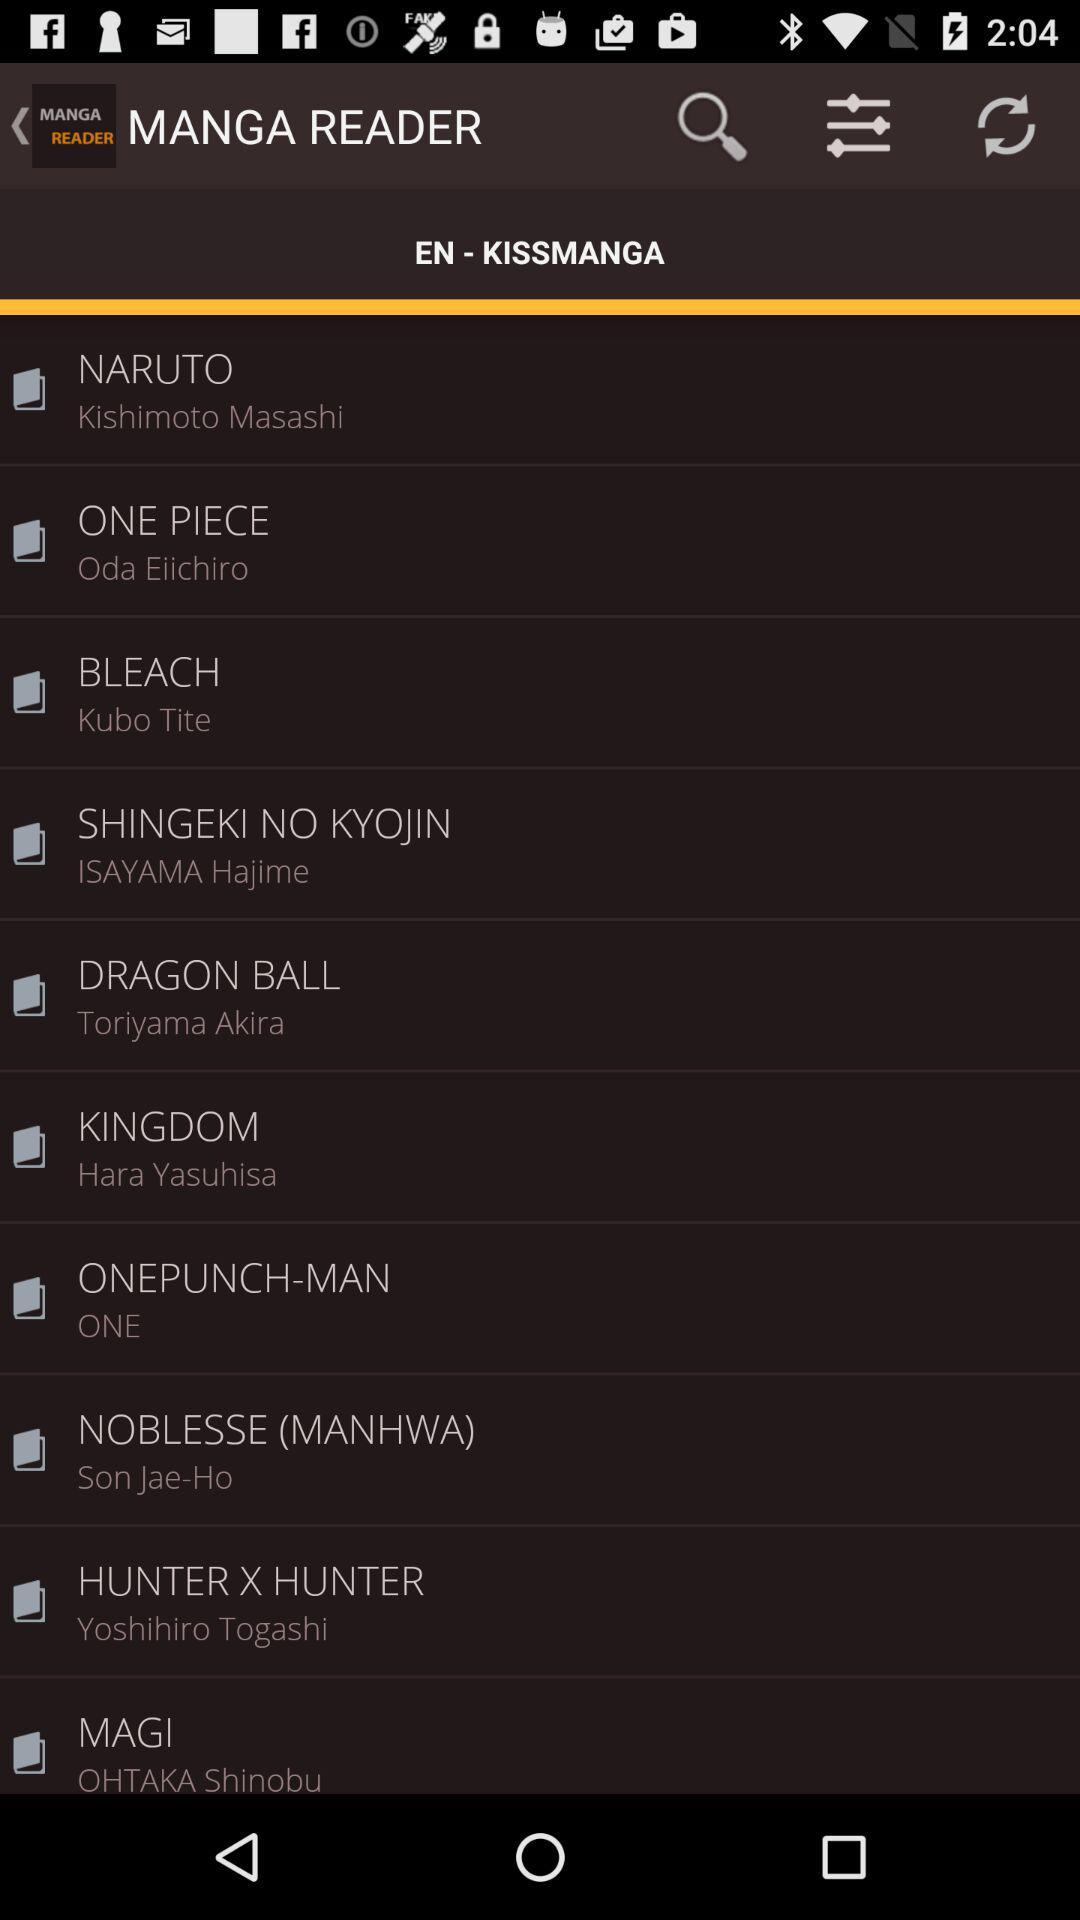 This screenshot has width=1080, height=1920. I want to click on icon below the one item, so click(571, 1414).